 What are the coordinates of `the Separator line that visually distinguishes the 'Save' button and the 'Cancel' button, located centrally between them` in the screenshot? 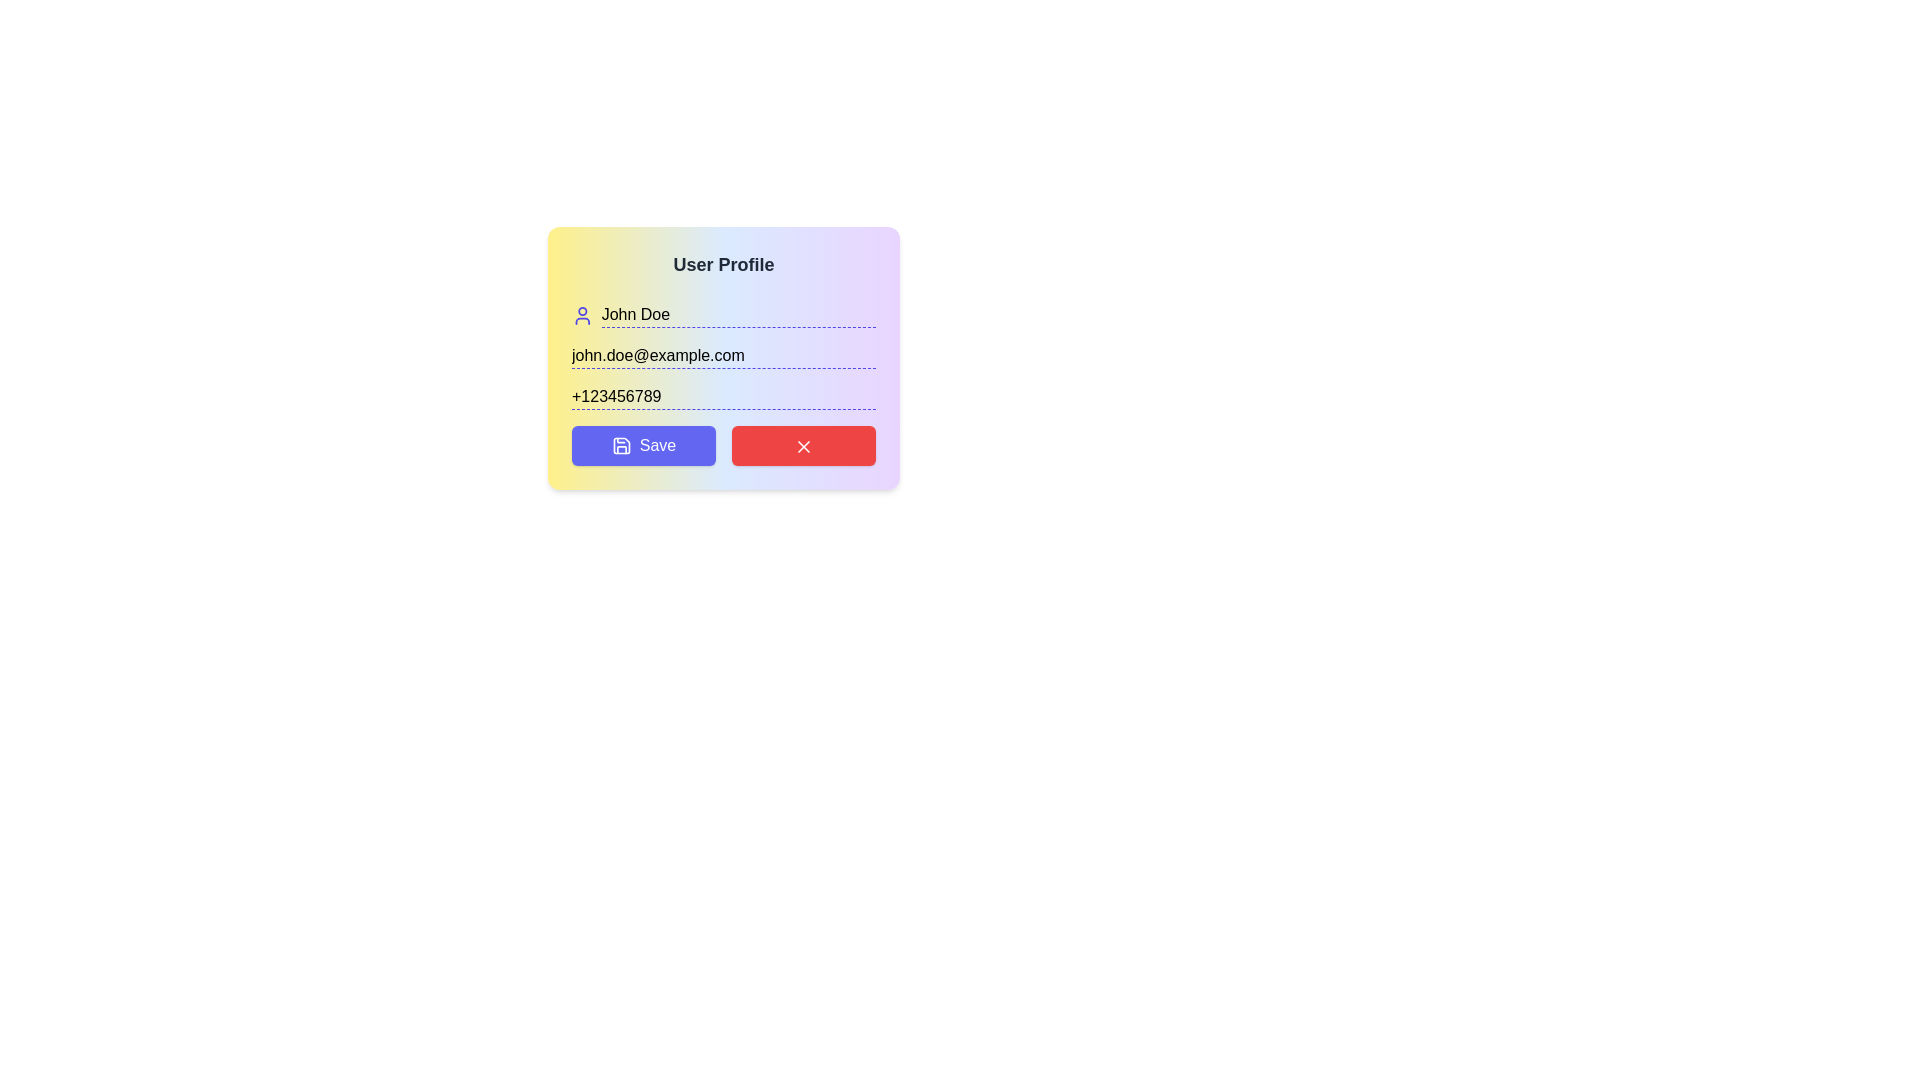 It's located at (723, 445).